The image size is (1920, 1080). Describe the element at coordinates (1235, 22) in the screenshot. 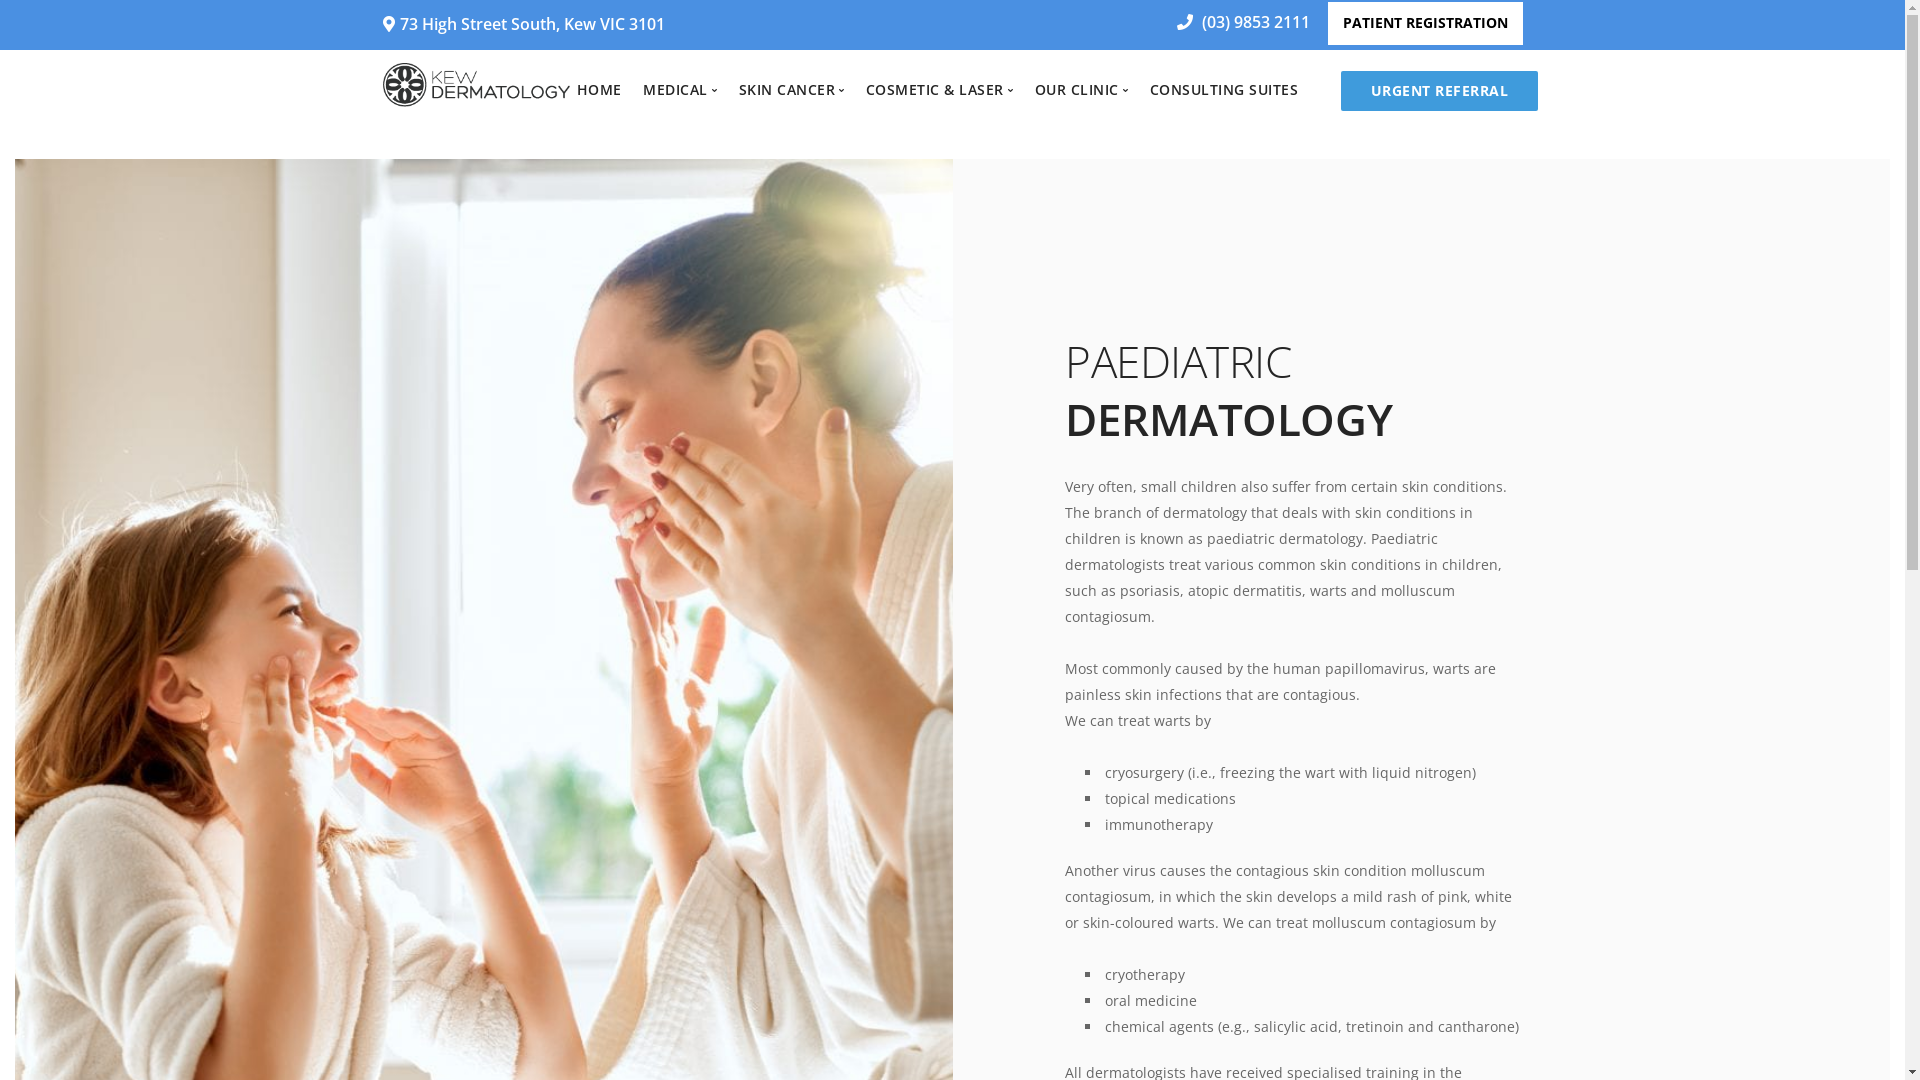

I see `'(03) 9853 2111'` at that location.